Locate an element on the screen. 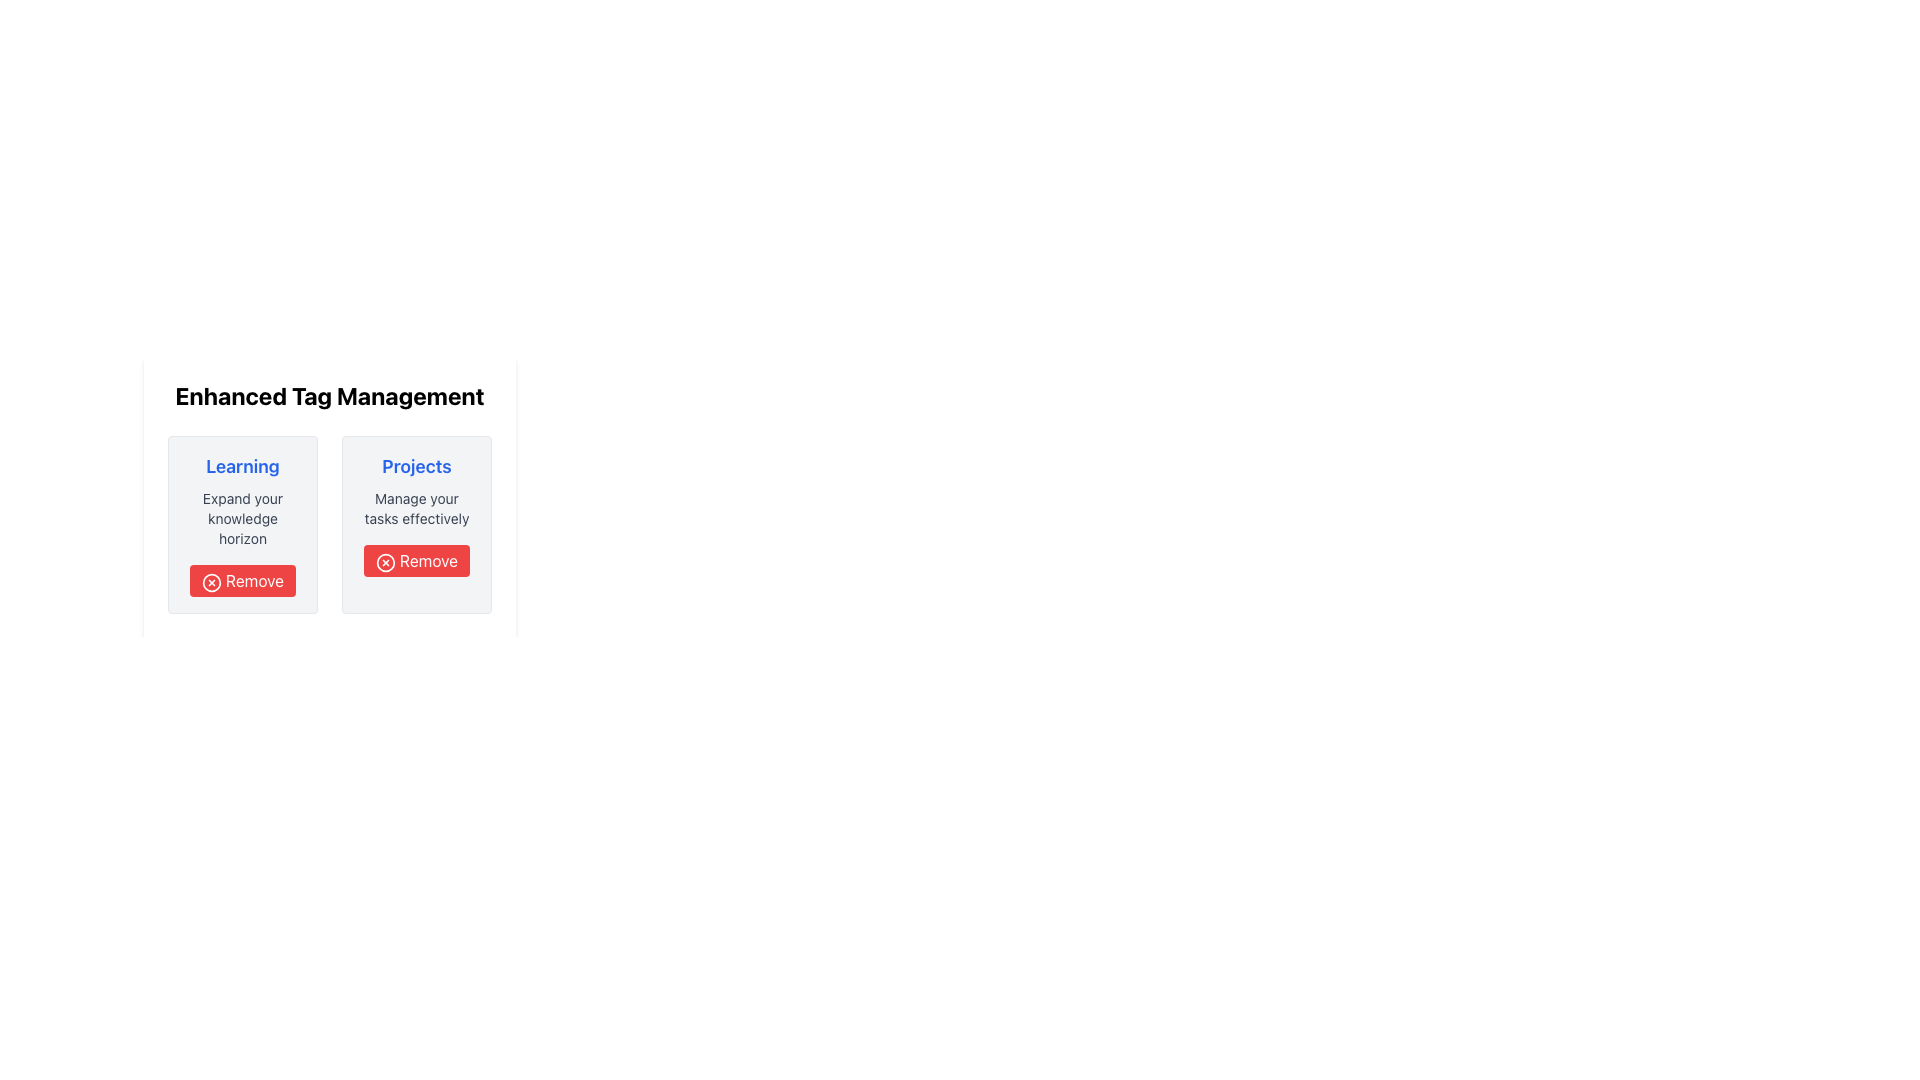  the static text element providing information about the 'Projects' section, located directly below the 'Projects' heading is located at coordinates (416, 508).